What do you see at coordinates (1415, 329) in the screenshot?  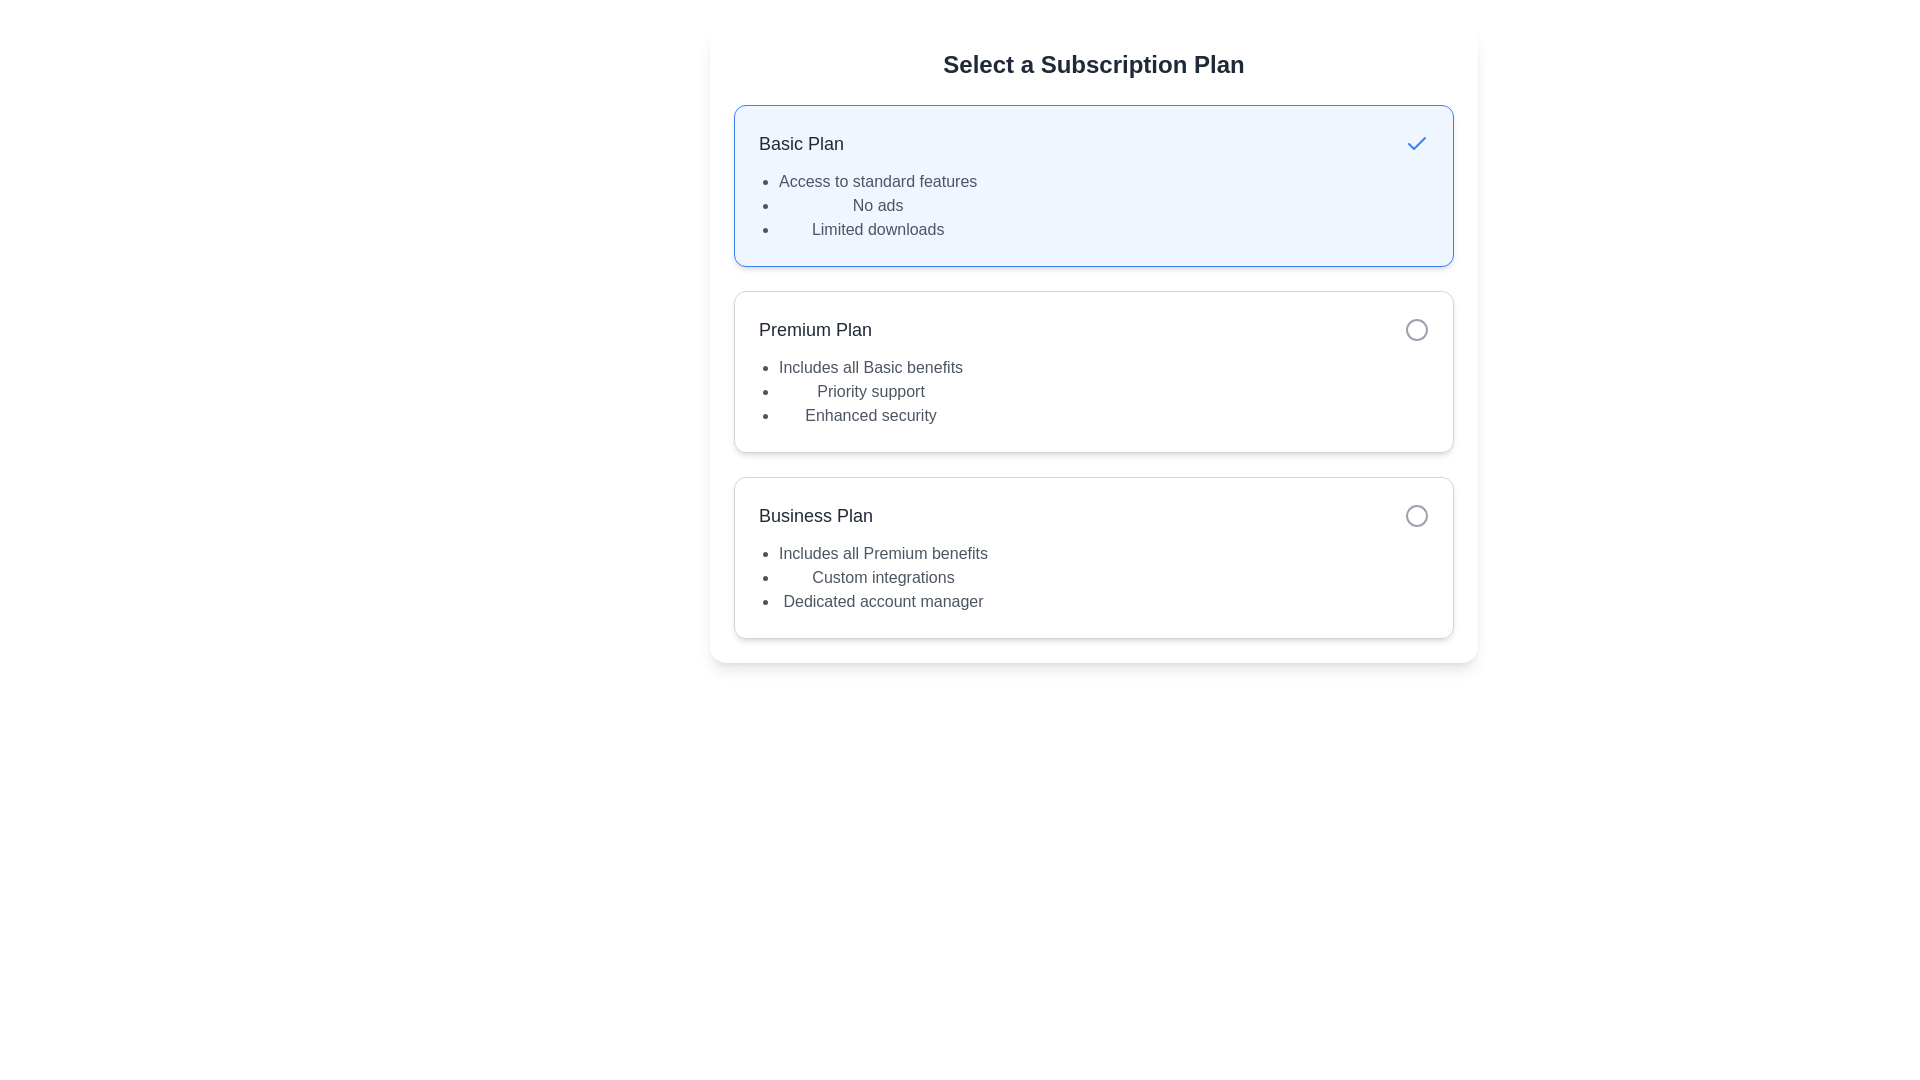 I see `the visual indicator Circle located to the right of the 'Premium Plan' label in the subscription interface` at bounding box center [1415, 329].